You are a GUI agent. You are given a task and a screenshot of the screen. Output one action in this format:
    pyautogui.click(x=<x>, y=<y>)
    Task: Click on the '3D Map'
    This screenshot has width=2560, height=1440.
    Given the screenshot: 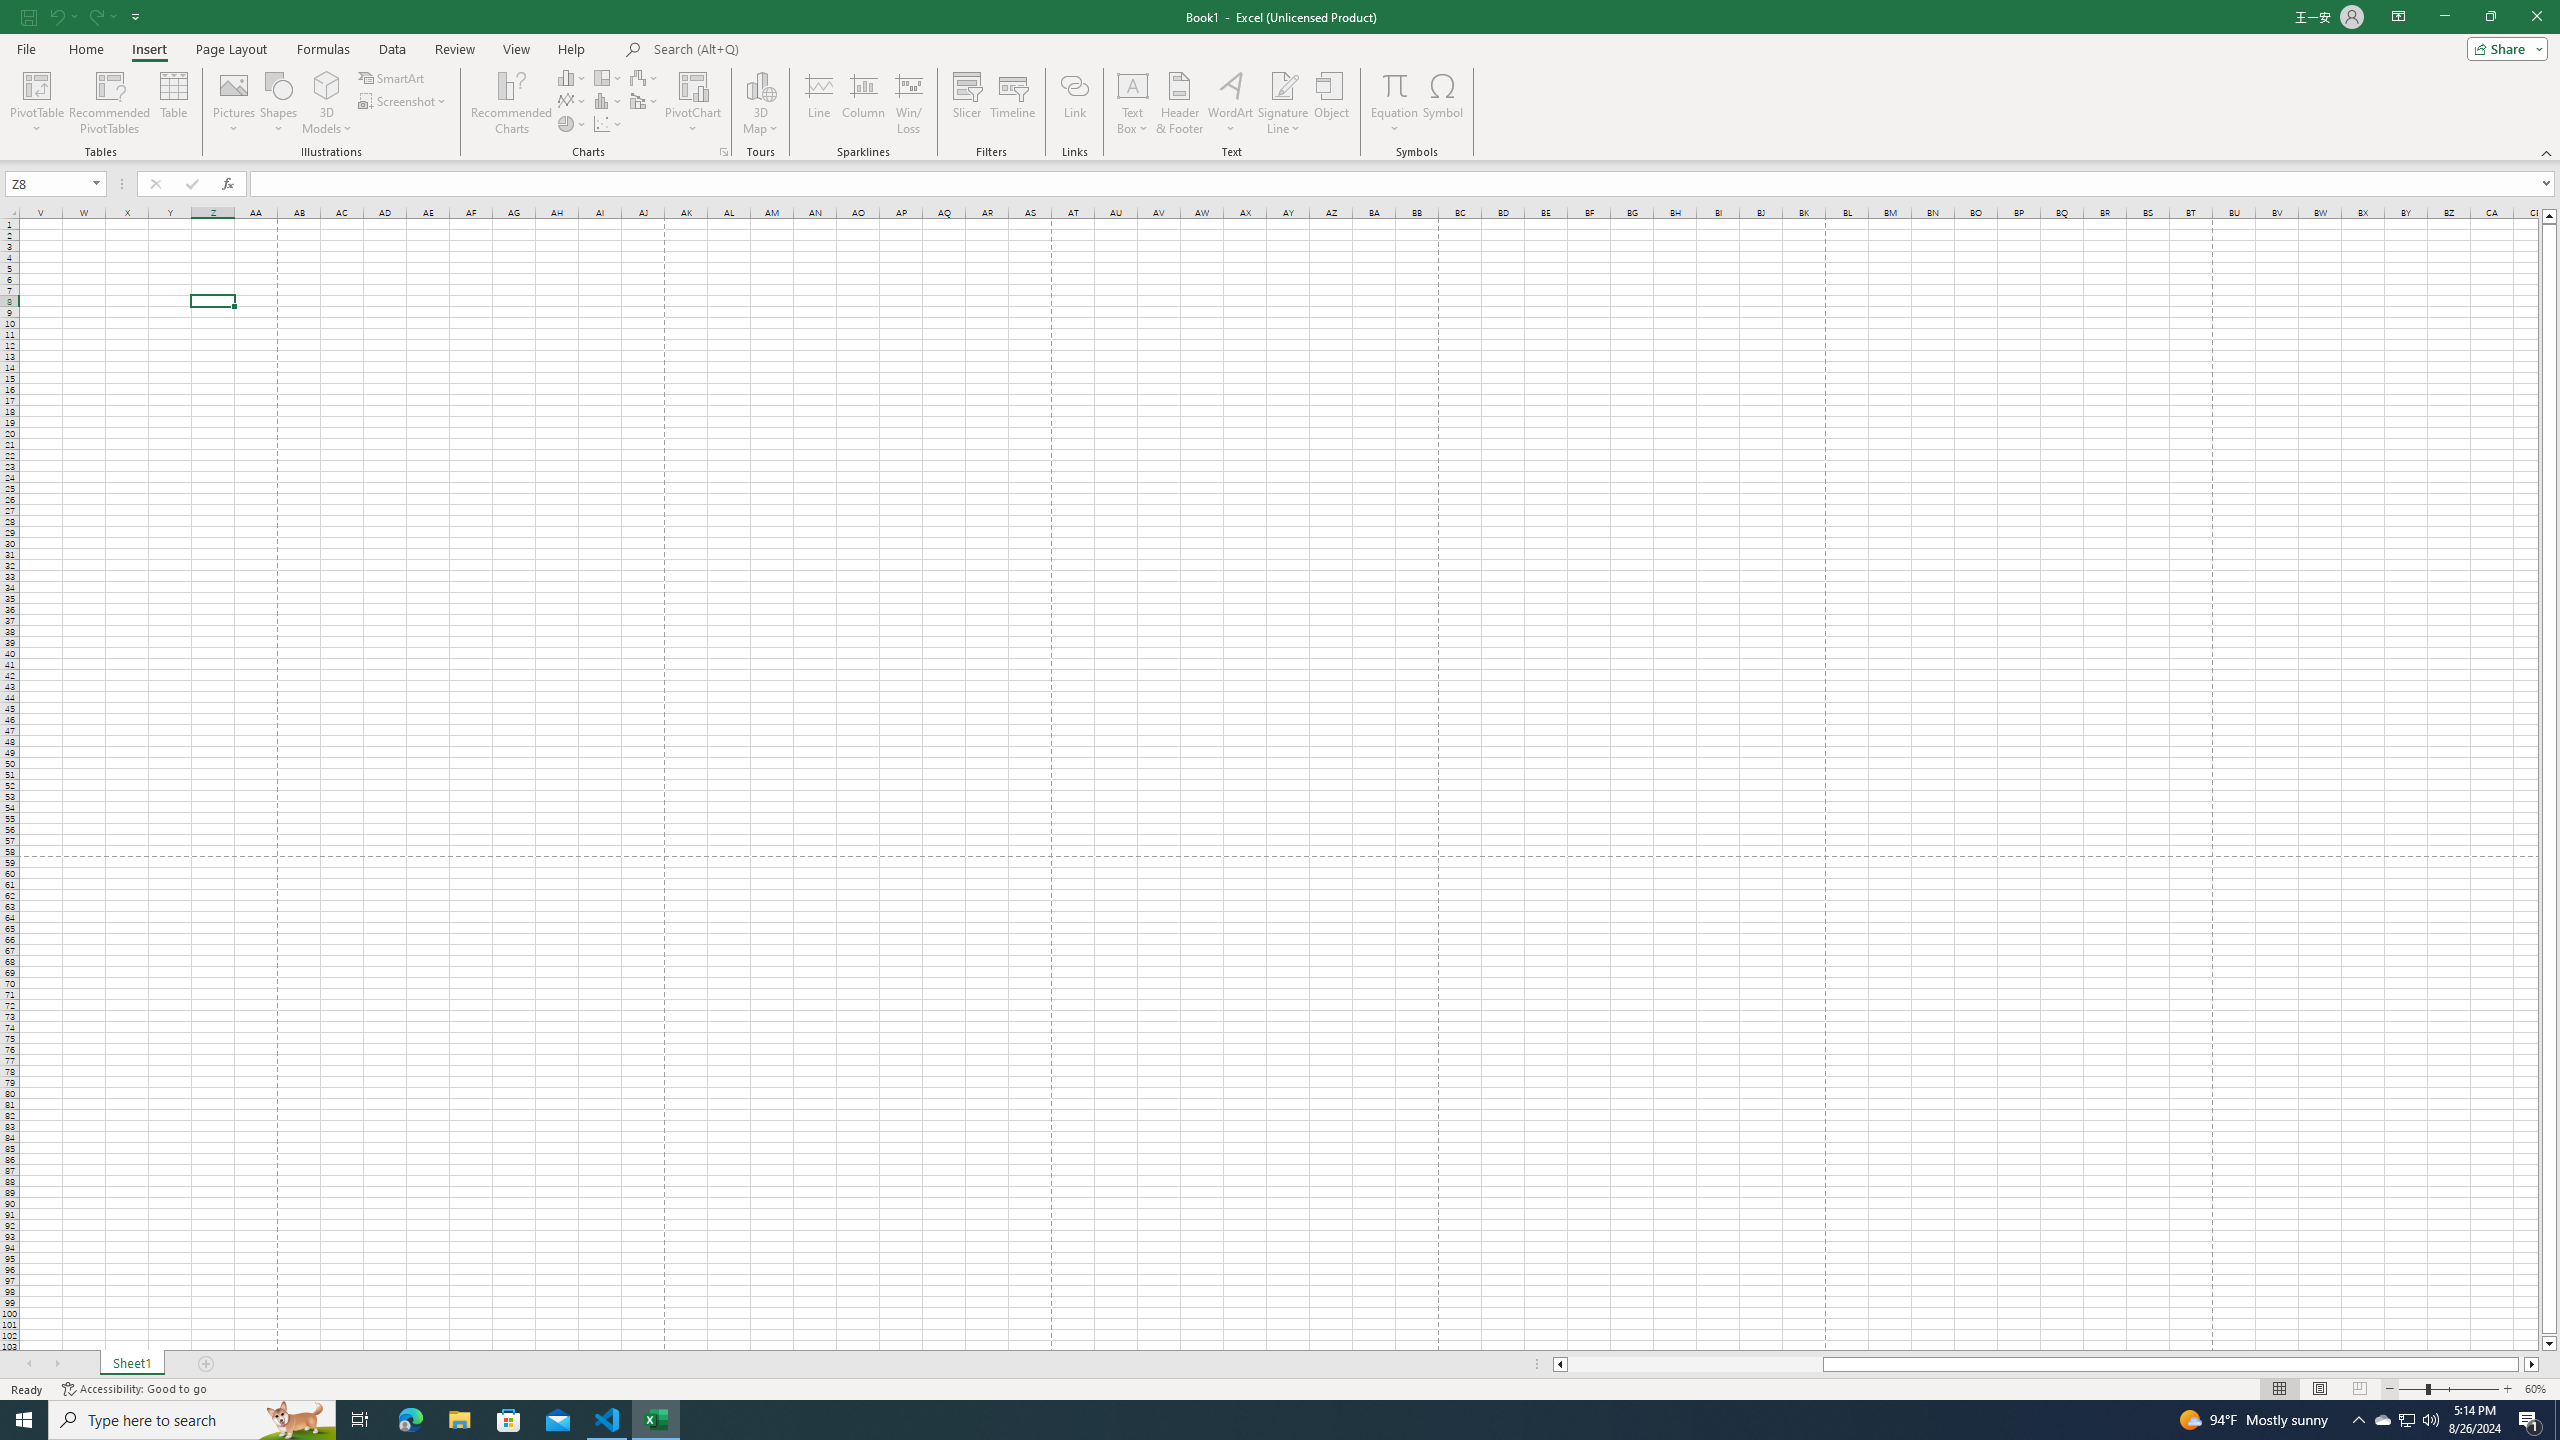 What is the action you would take?
    pyautogui.click(x=759, y=84)
    